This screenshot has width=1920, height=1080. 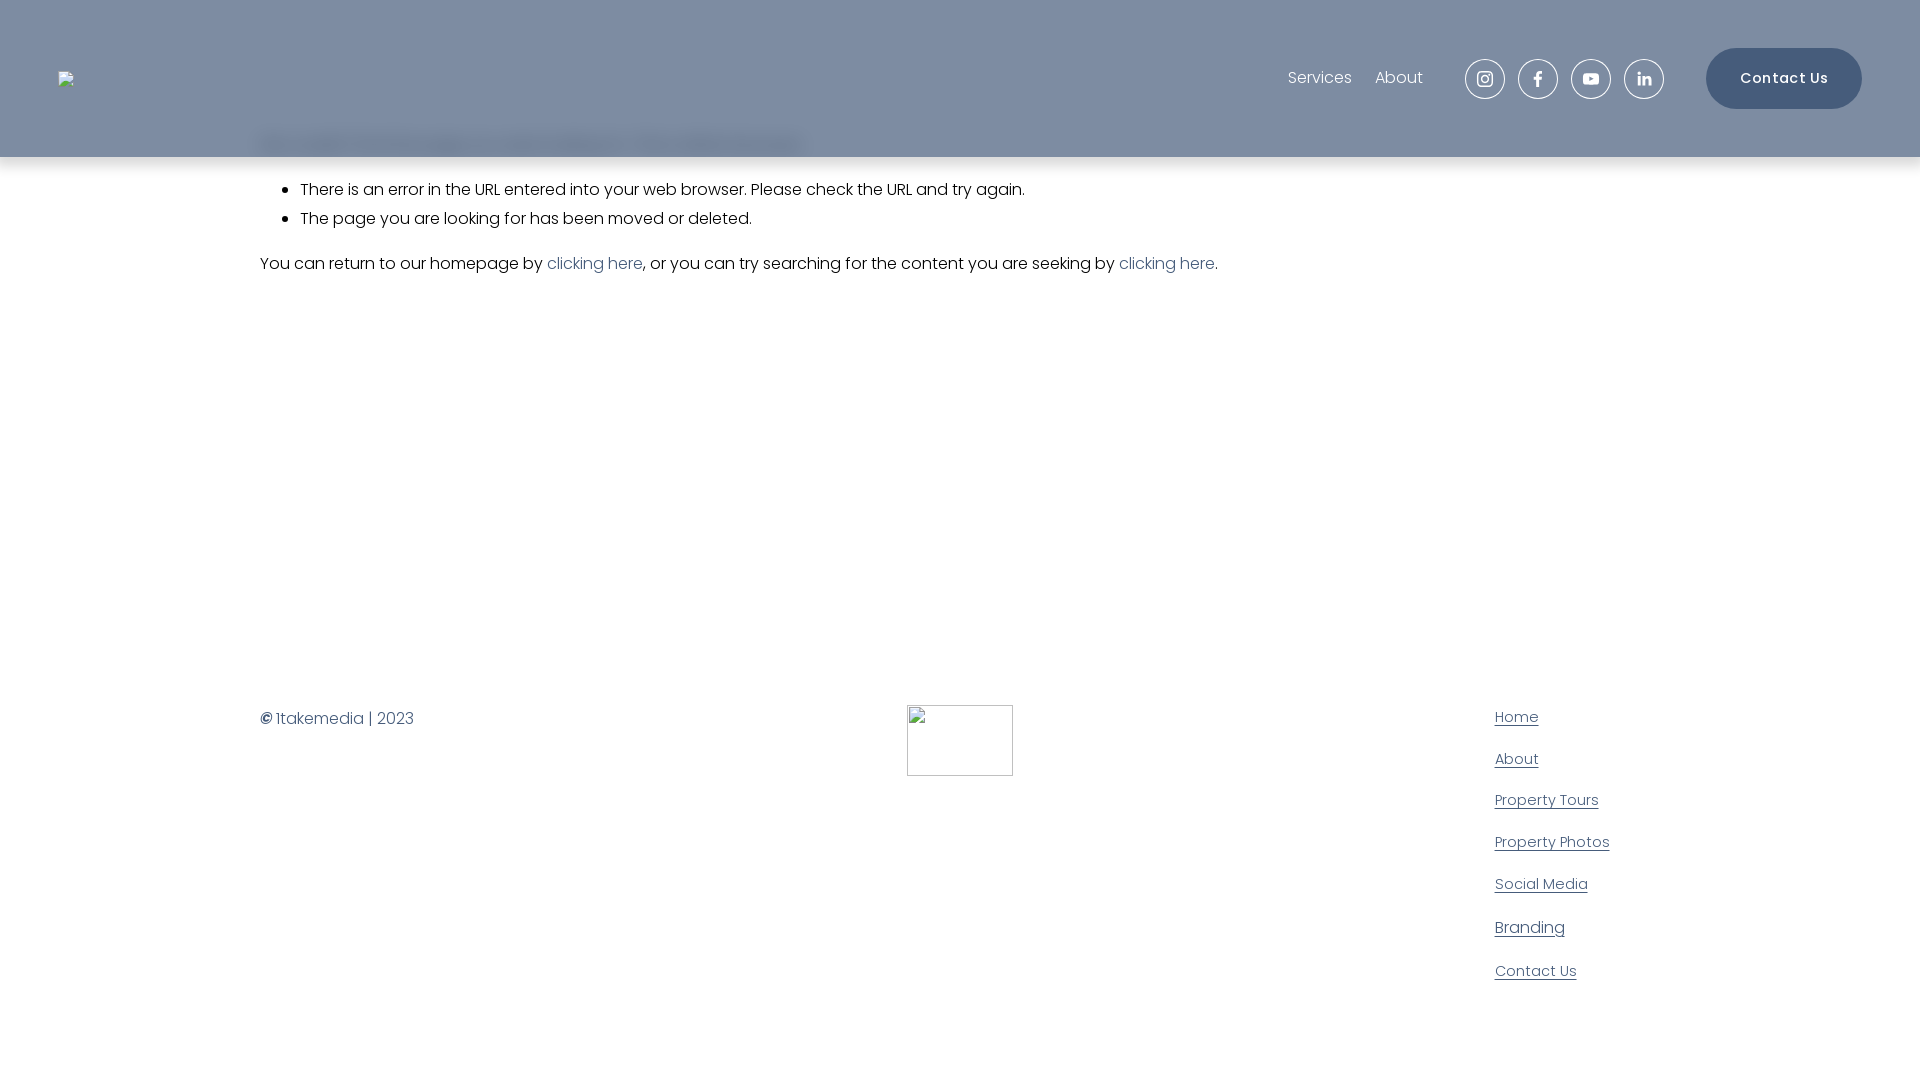 What do you see at coordinates (1529, 928) in the screenshot?
I see `'Branding'` at bounding box center [1529, 928].